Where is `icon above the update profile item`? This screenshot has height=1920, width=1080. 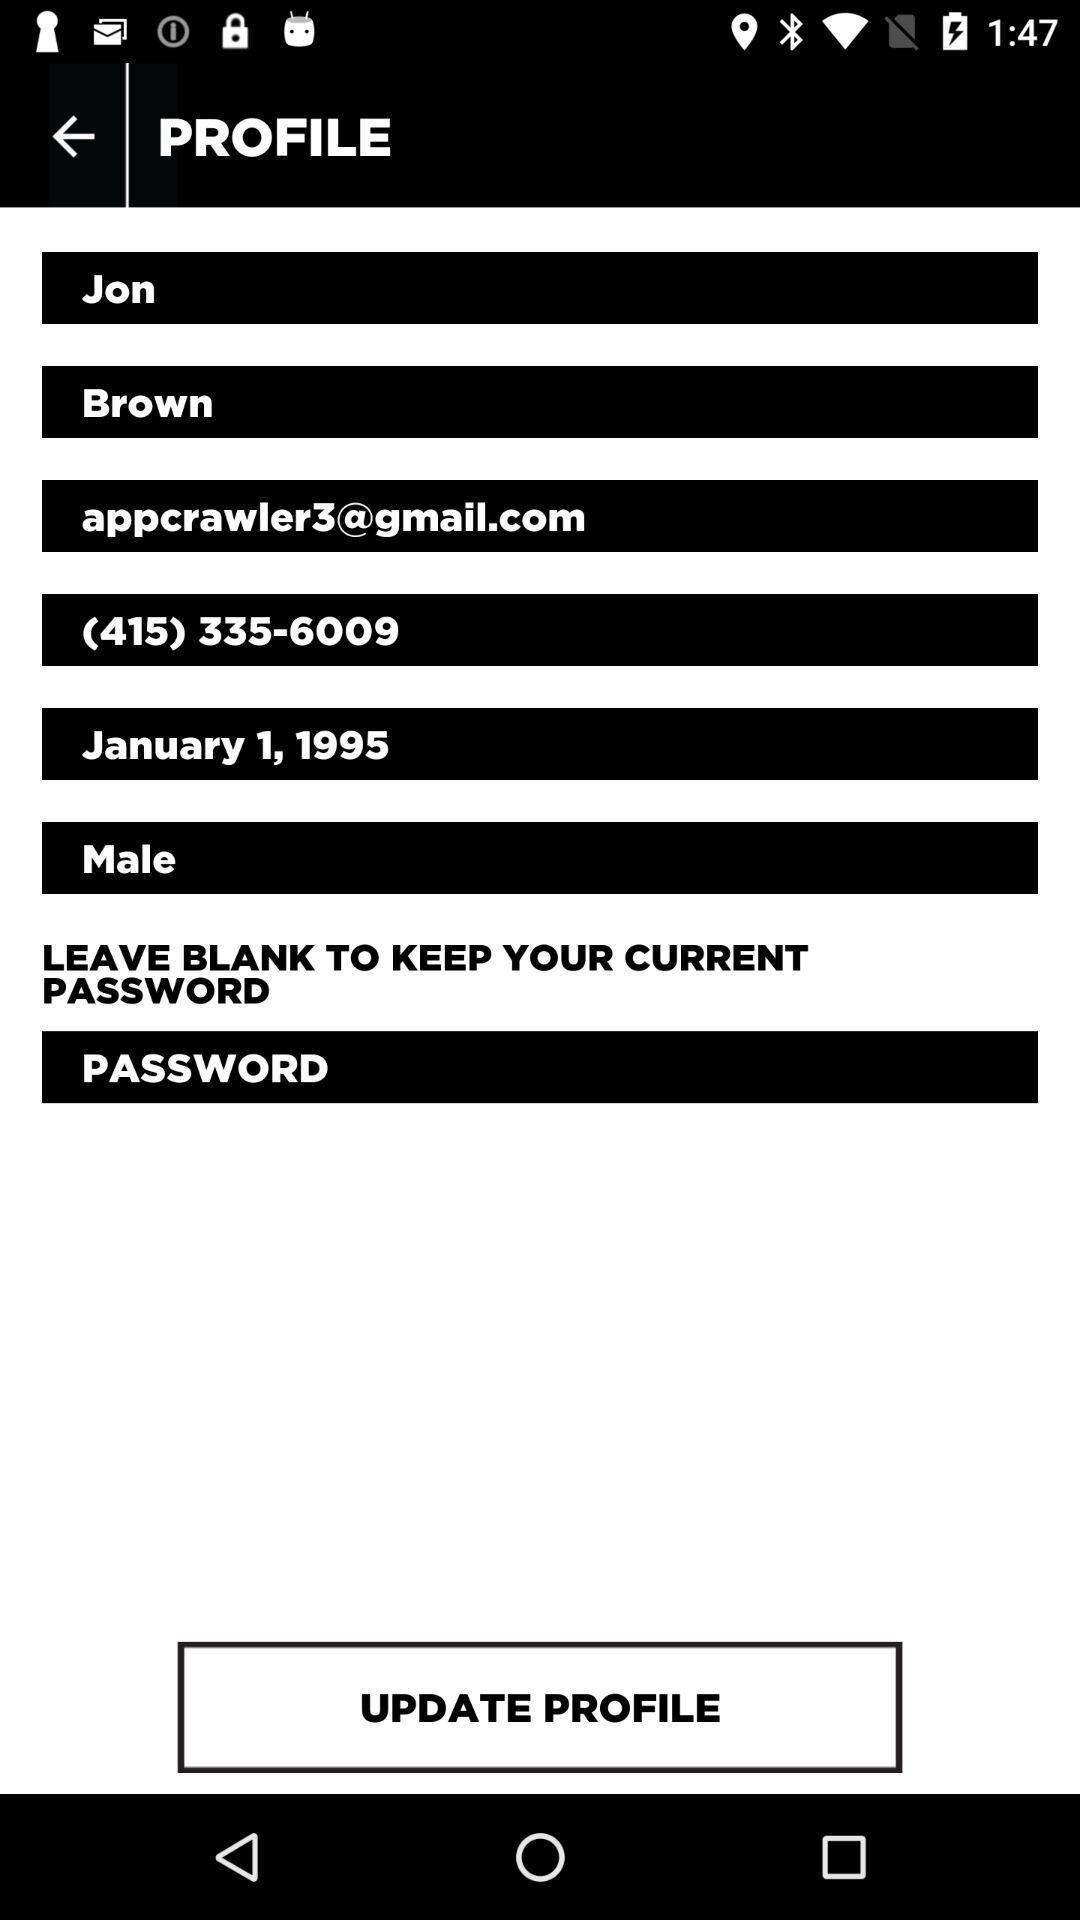 icon above the update profile item is located at coordinates (540, 1066).